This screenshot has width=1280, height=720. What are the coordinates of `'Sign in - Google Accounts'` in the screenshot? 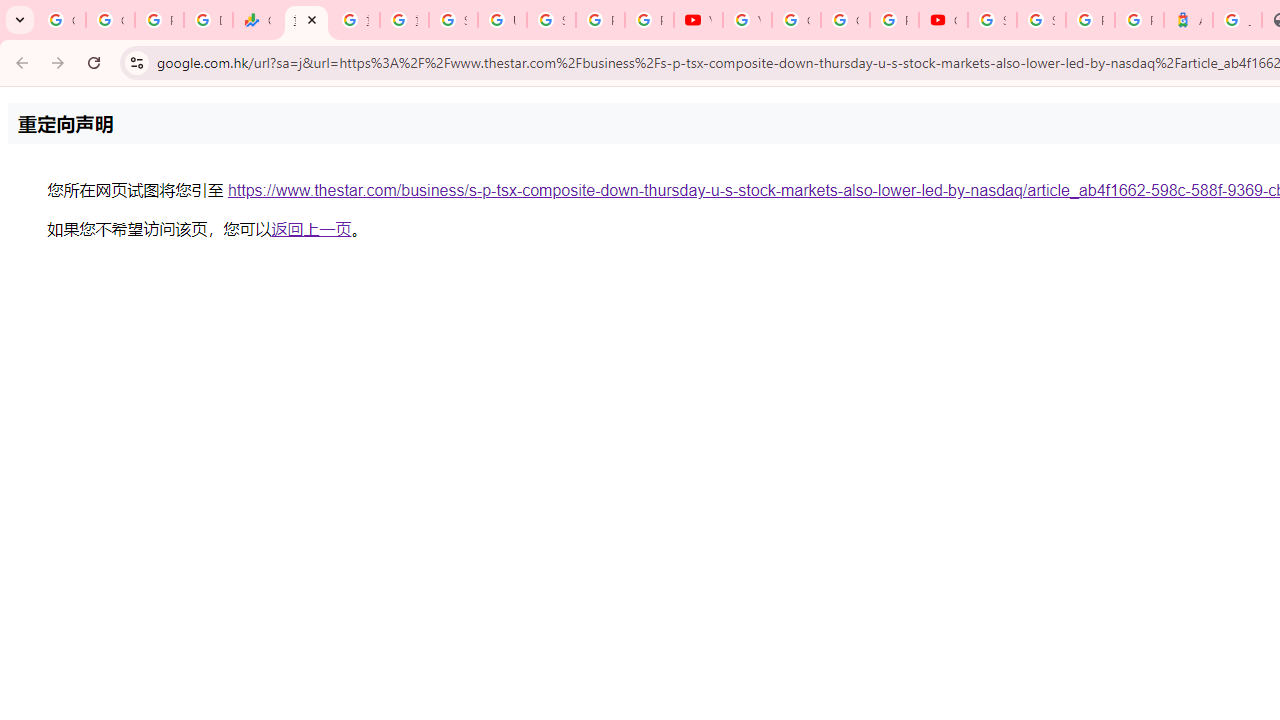 It's located at (992, 20).